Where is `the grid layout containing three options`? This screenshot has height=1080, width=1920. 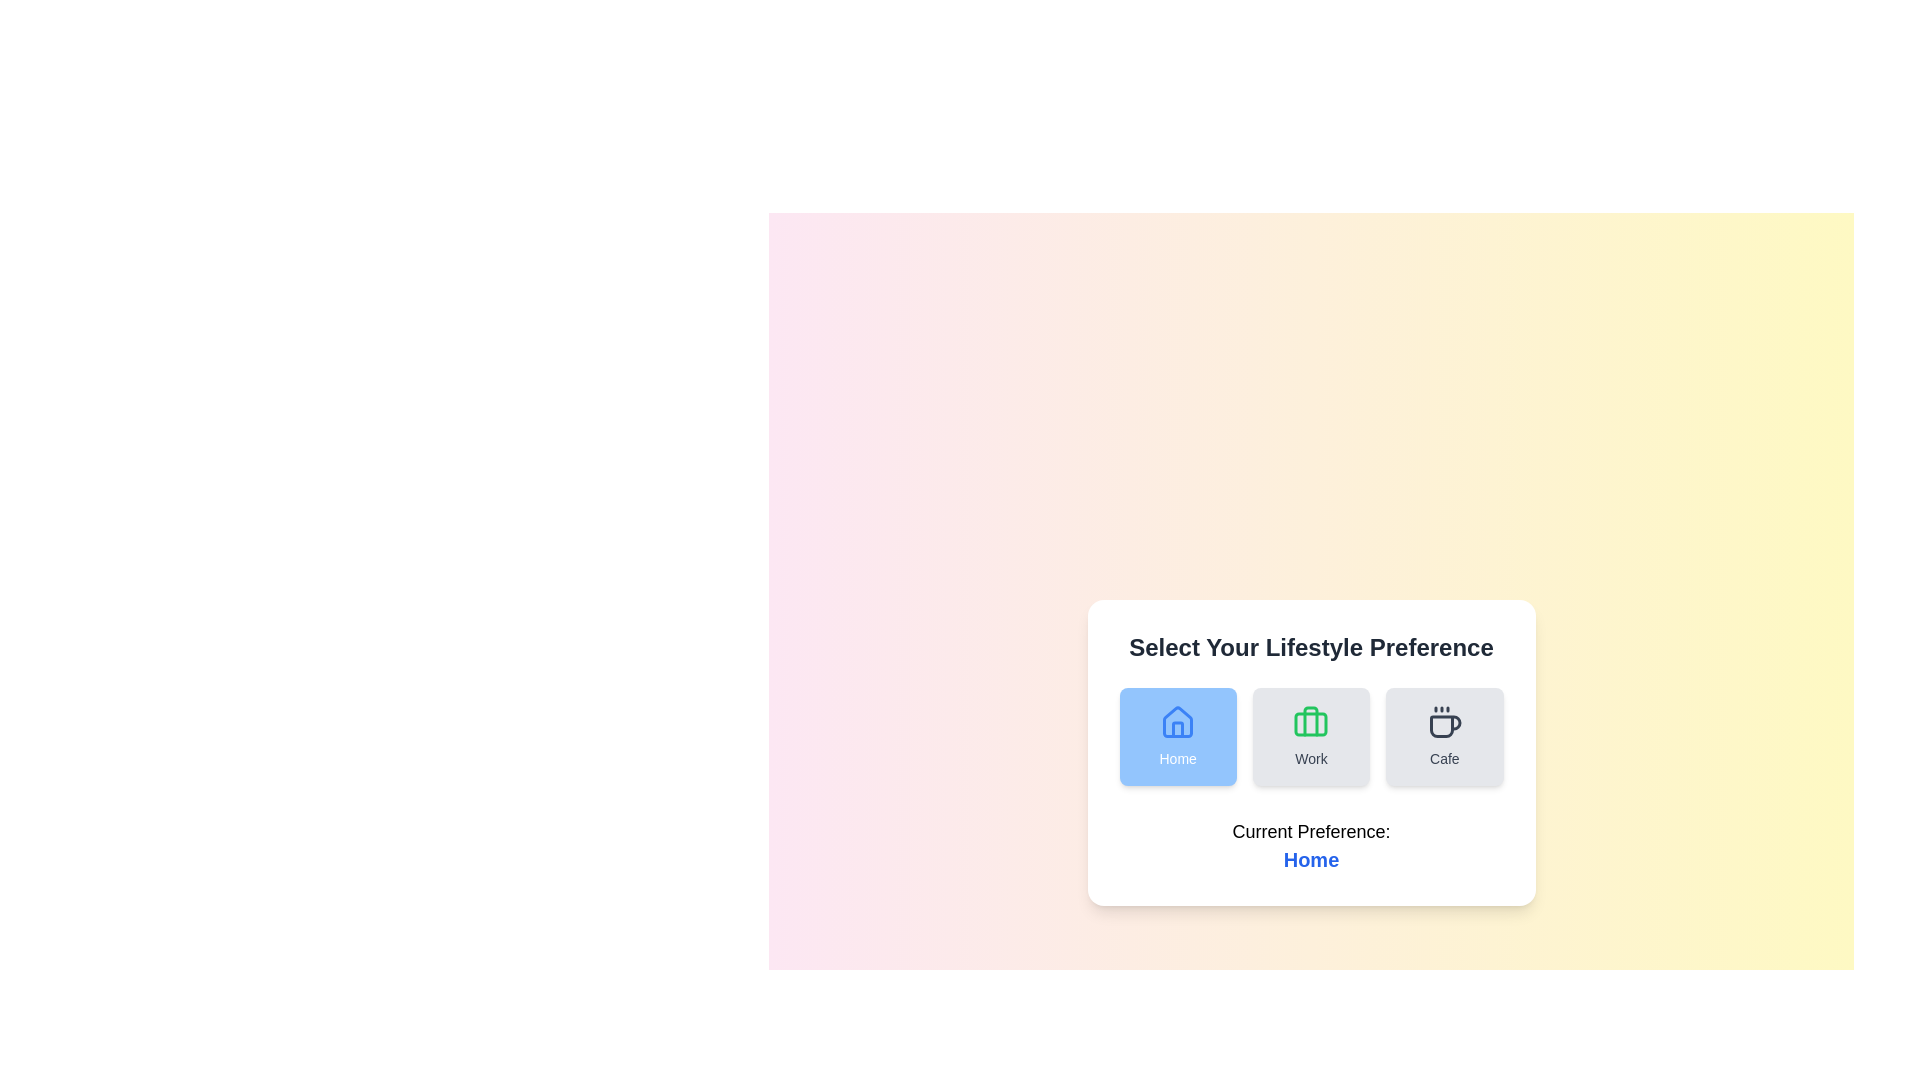 the grid layout containing three options is located at coordinates (1311, 736).